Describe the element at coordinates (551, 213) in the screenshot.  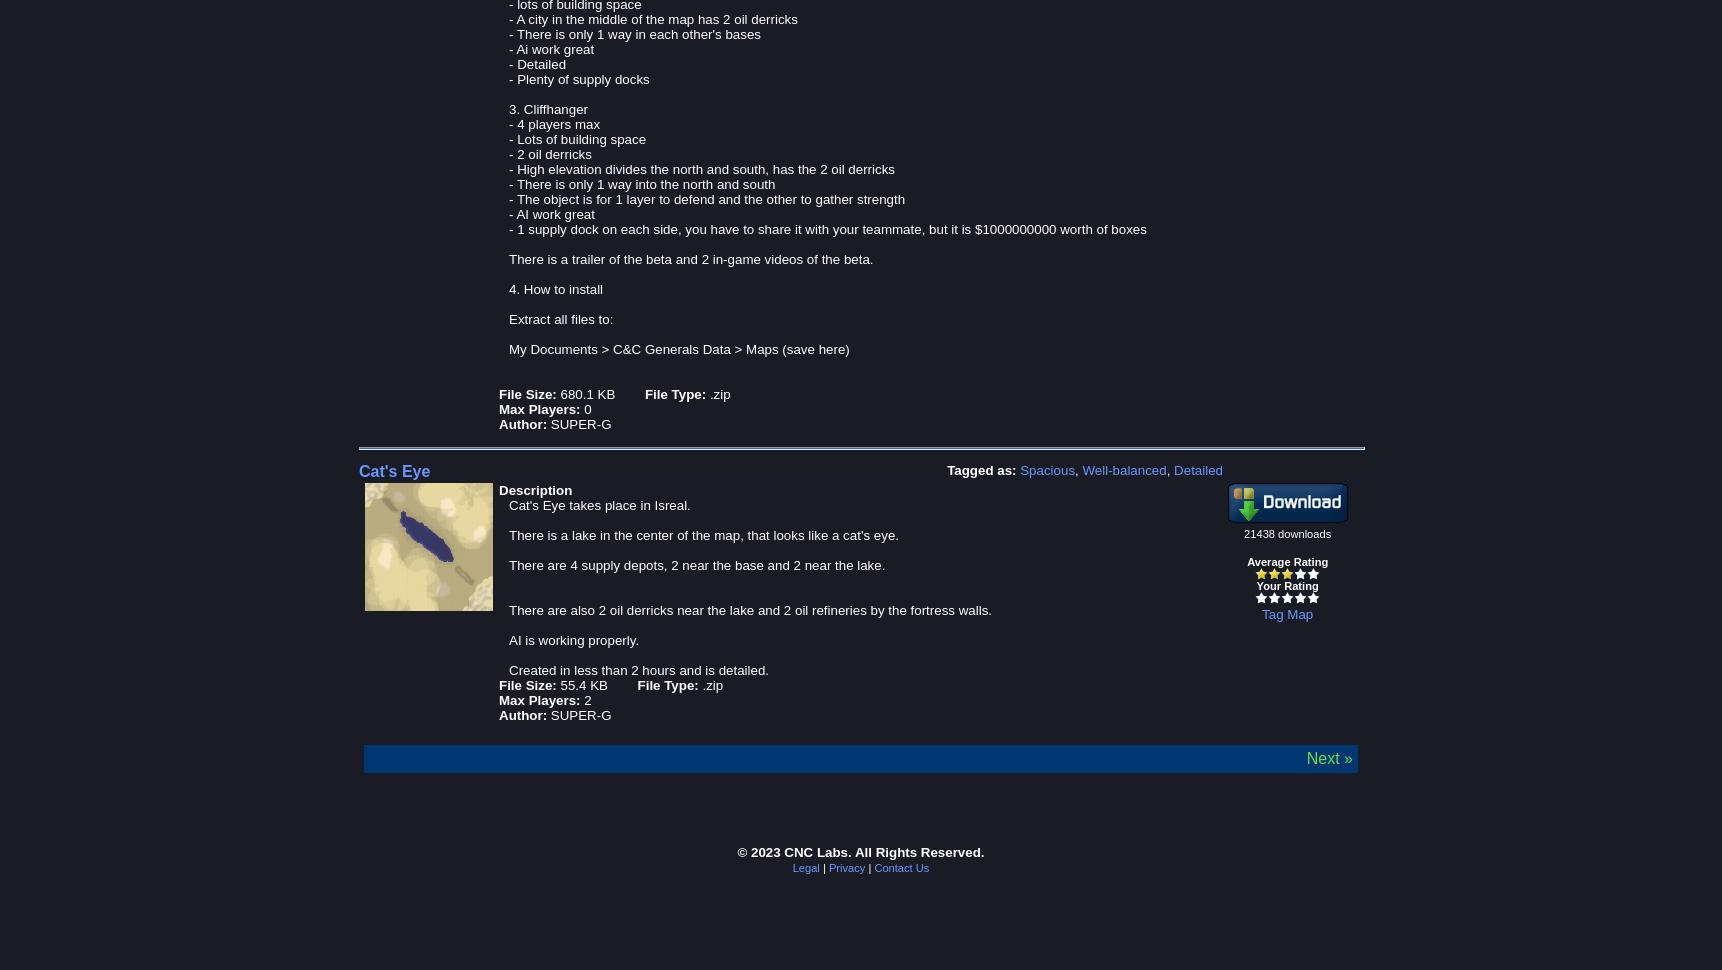
I see `'- AI work great'` at that location.